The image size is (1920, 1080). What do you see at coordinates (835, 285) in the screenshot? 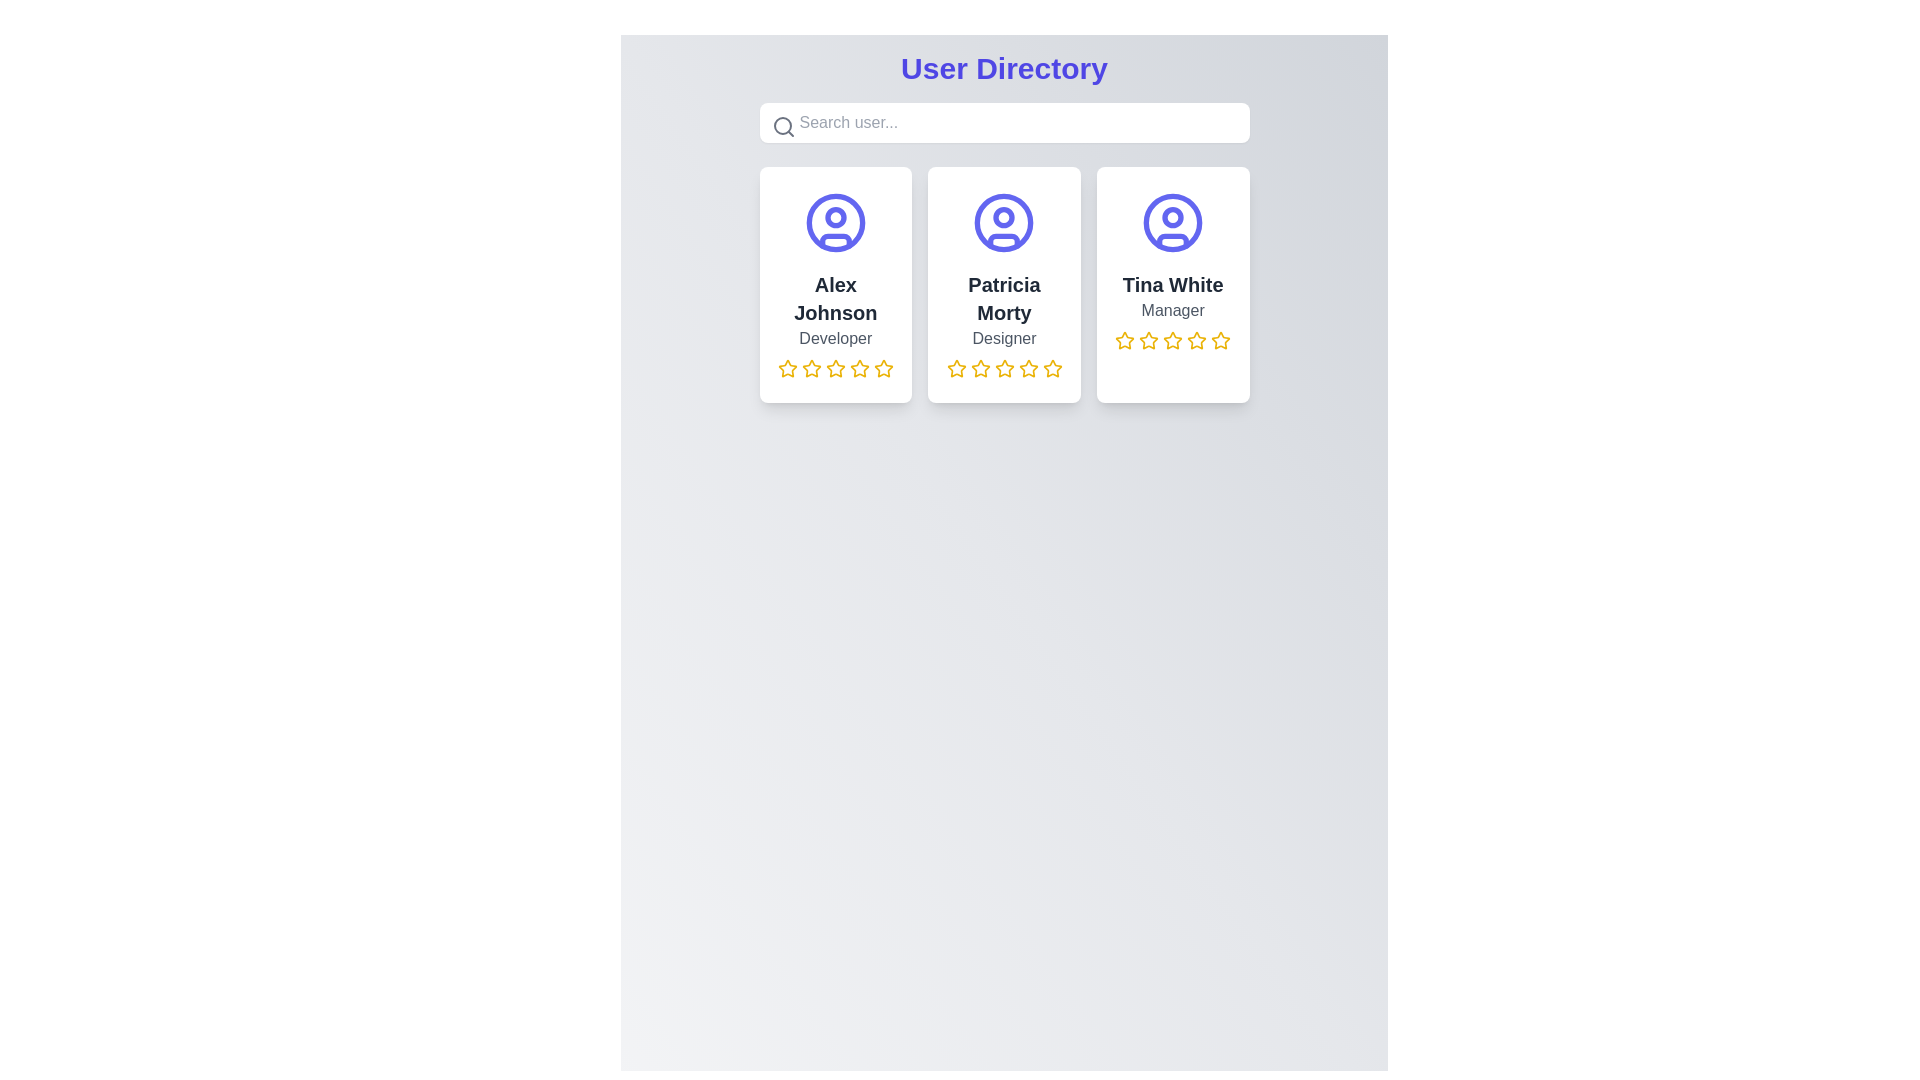
I see `information displayed on the user profile card for 'Alex Johnson', which is the first card in a three-card layout` at bounding box center [835, 285].